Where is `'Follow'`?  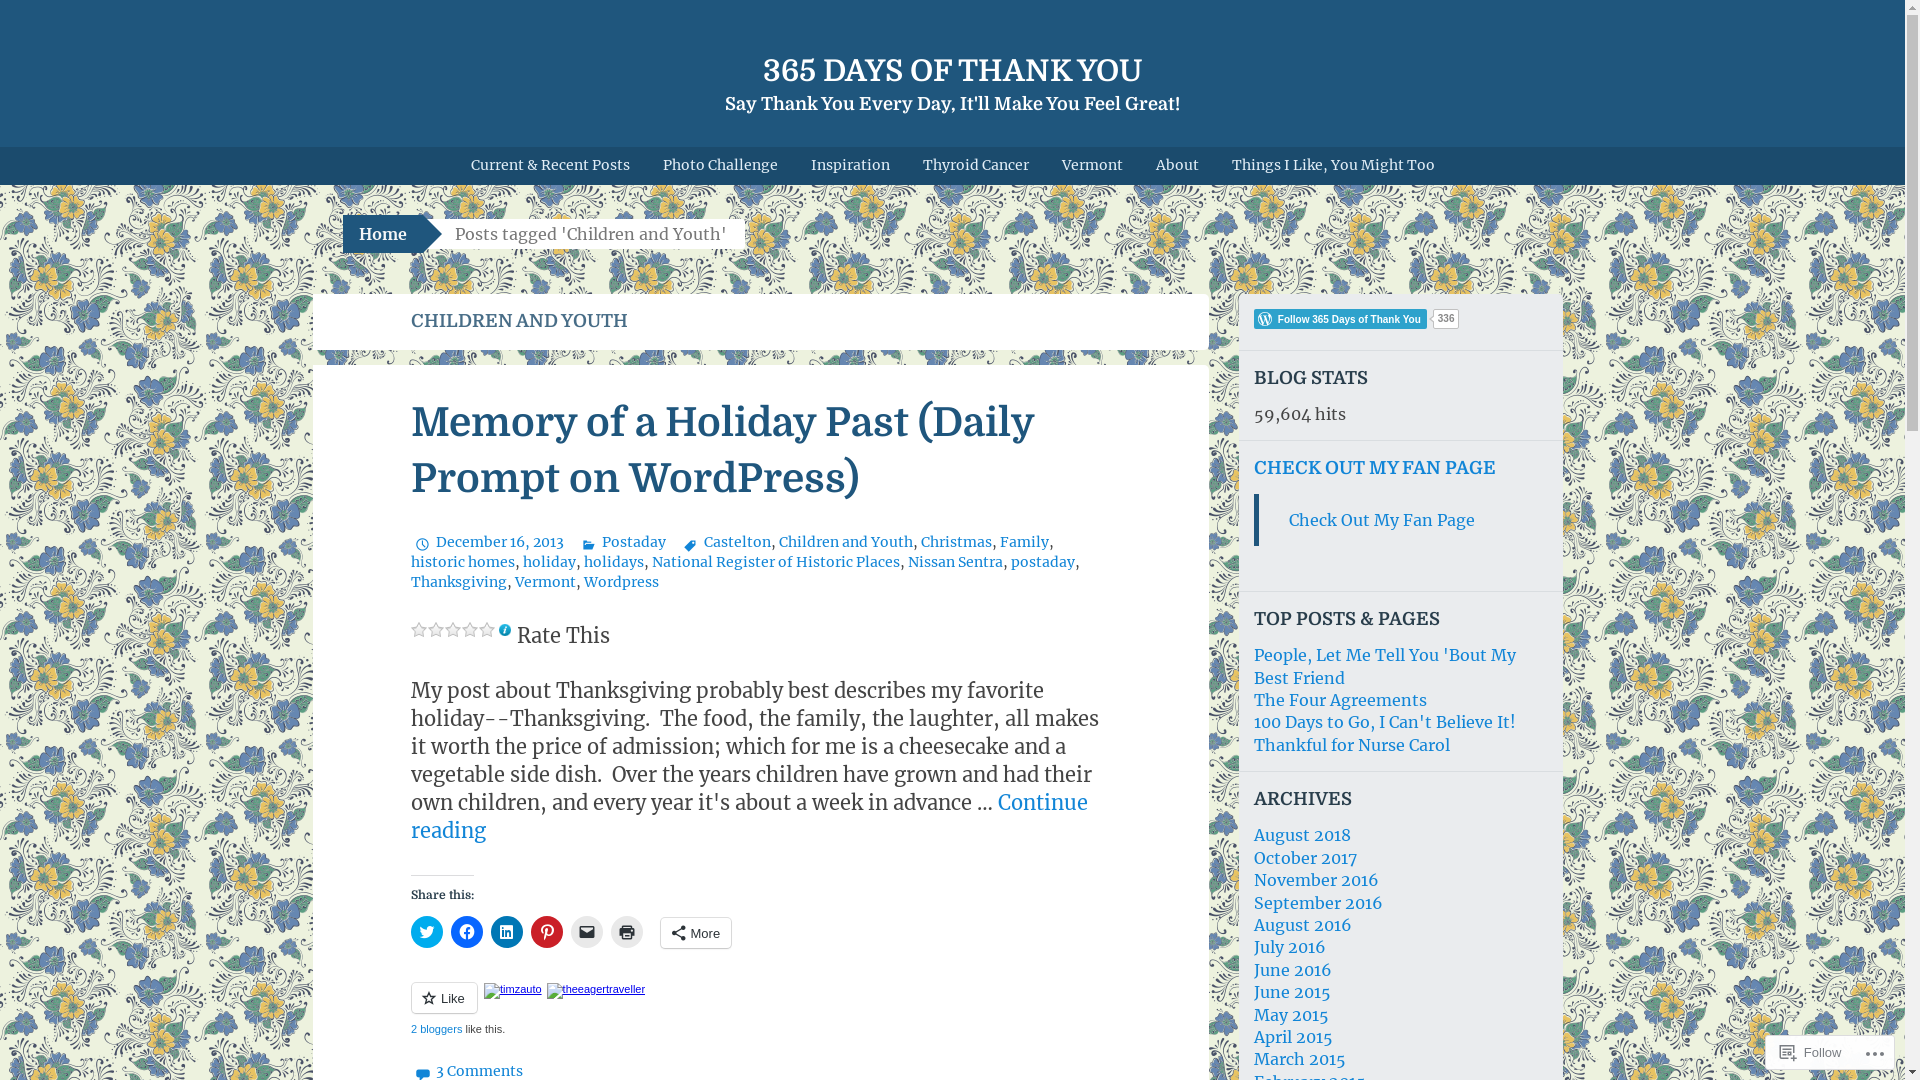 'Follow' is located at coordinates (1771, 1051).